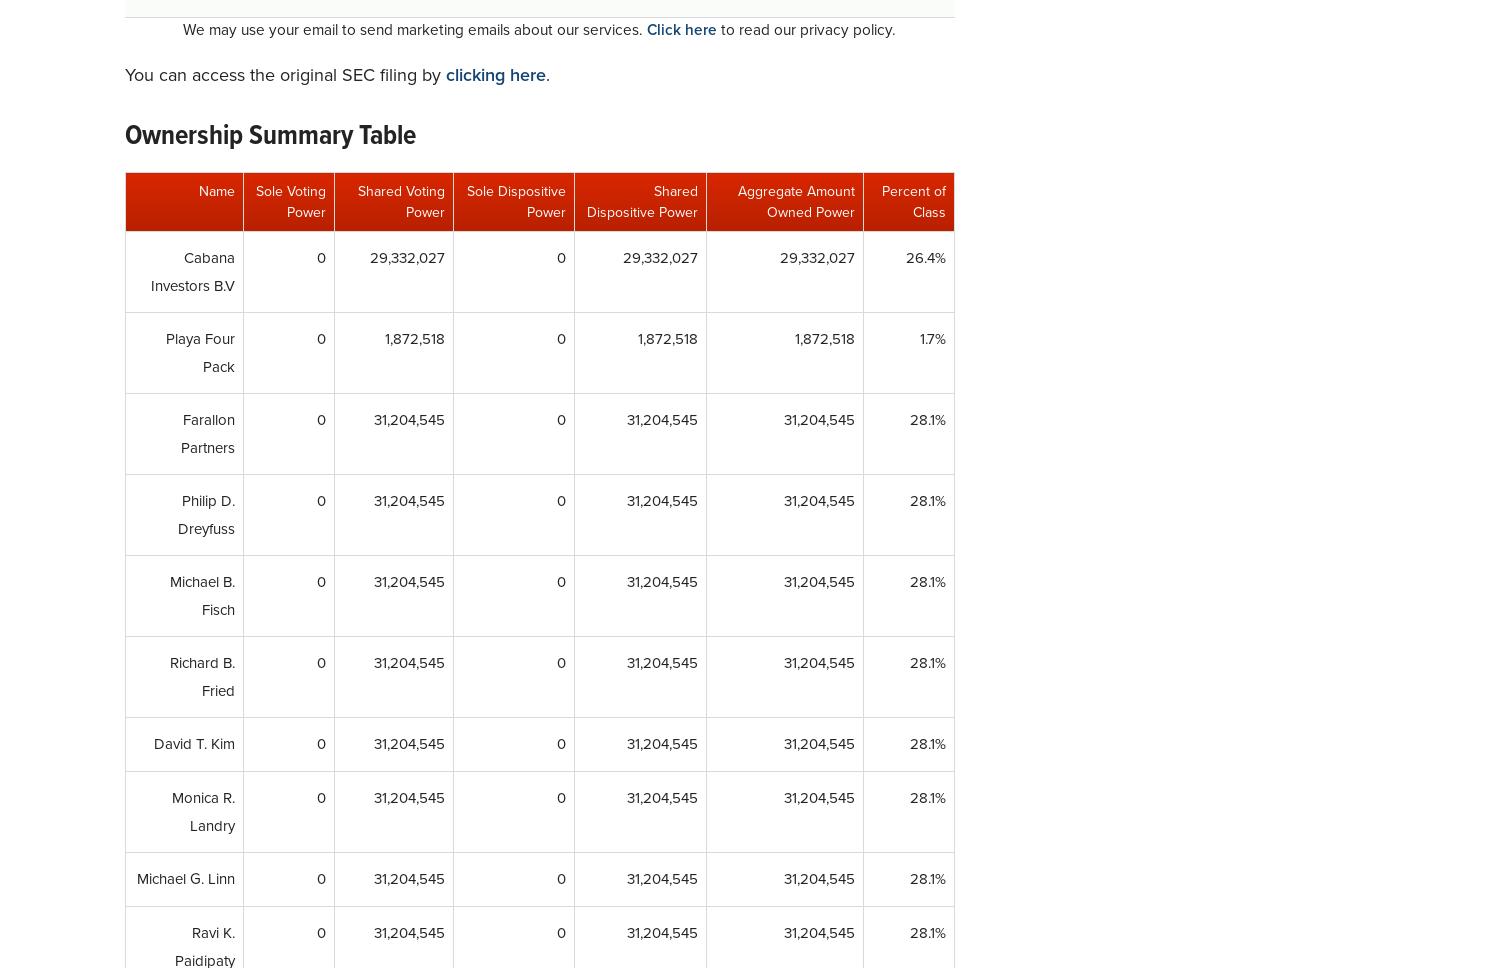 The width and height of the screenshot is (1489, 968). Describe the element at coordinates (795, 202) in the screenshot. I see `'Aggregate Amount Owned Power'` at that location.